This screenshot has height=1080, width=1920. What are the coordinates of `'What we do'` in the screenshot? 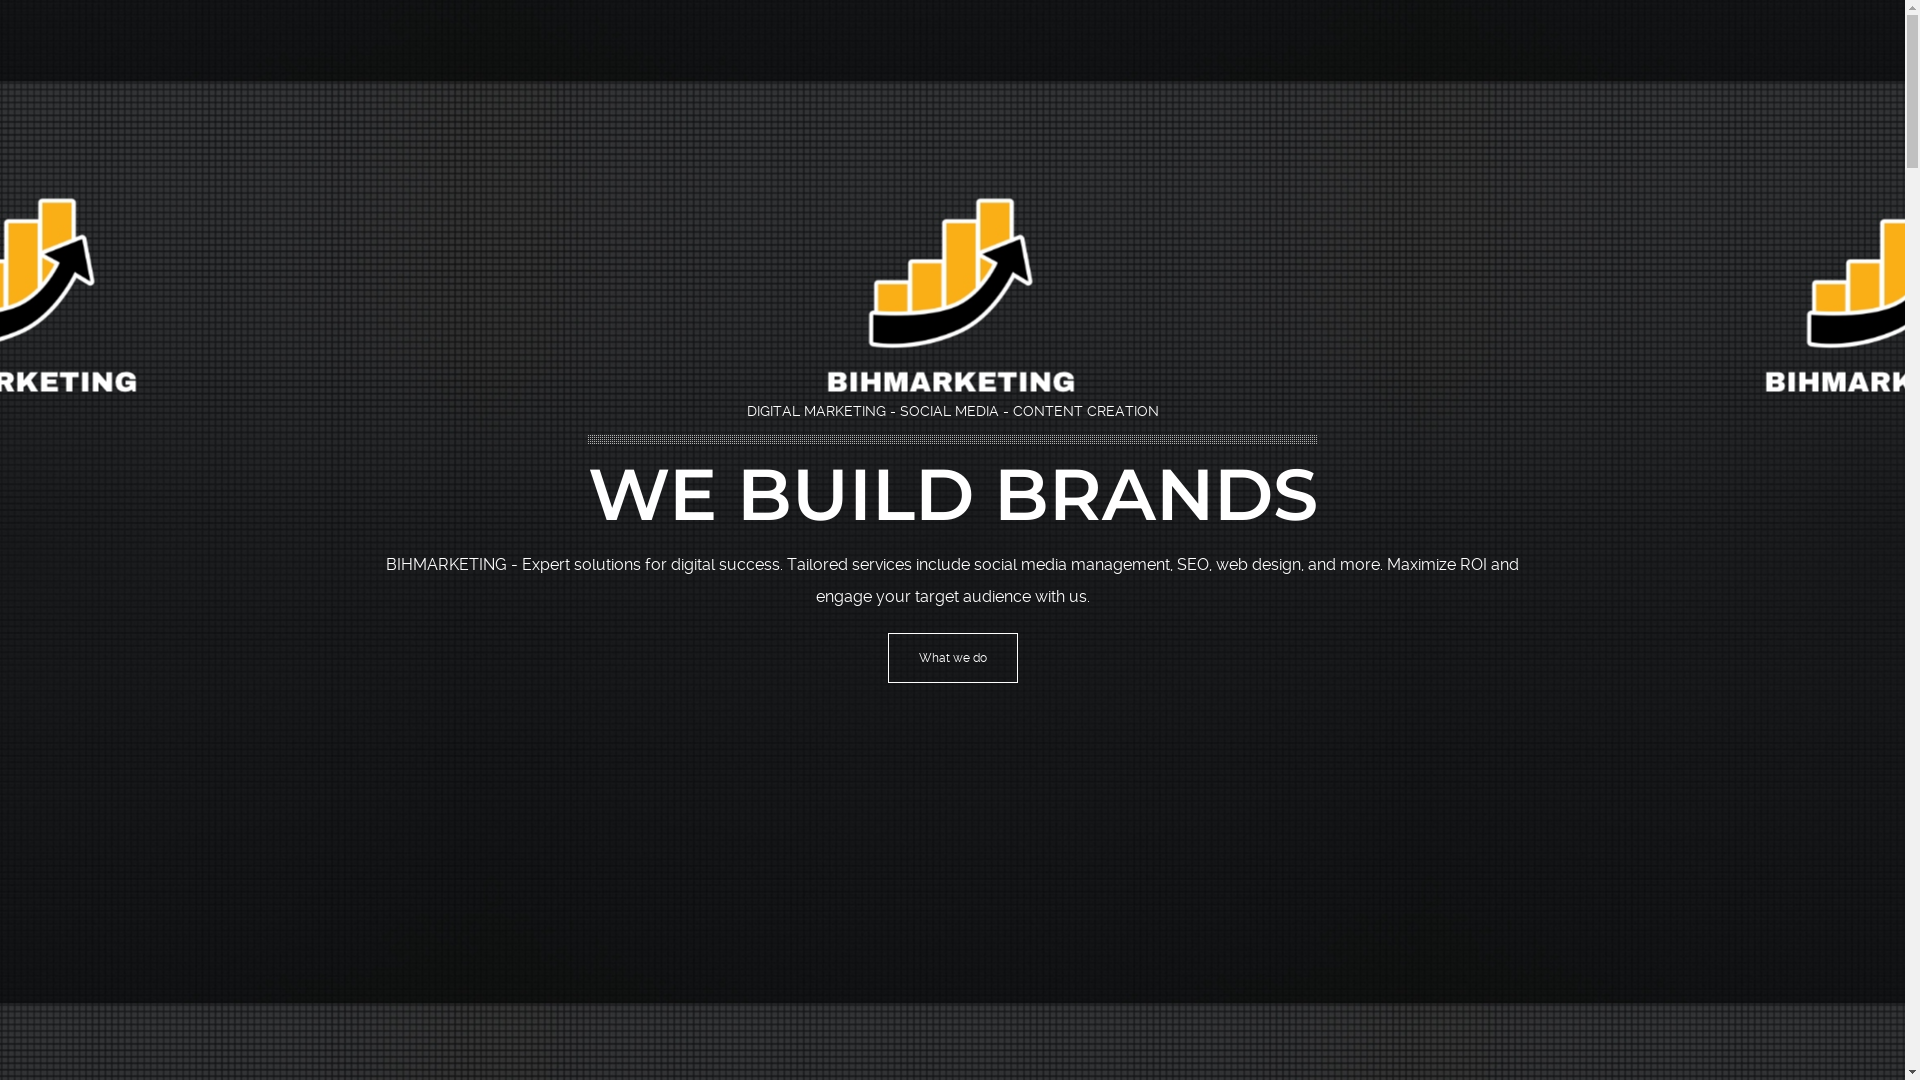 It's located at (952, 658).